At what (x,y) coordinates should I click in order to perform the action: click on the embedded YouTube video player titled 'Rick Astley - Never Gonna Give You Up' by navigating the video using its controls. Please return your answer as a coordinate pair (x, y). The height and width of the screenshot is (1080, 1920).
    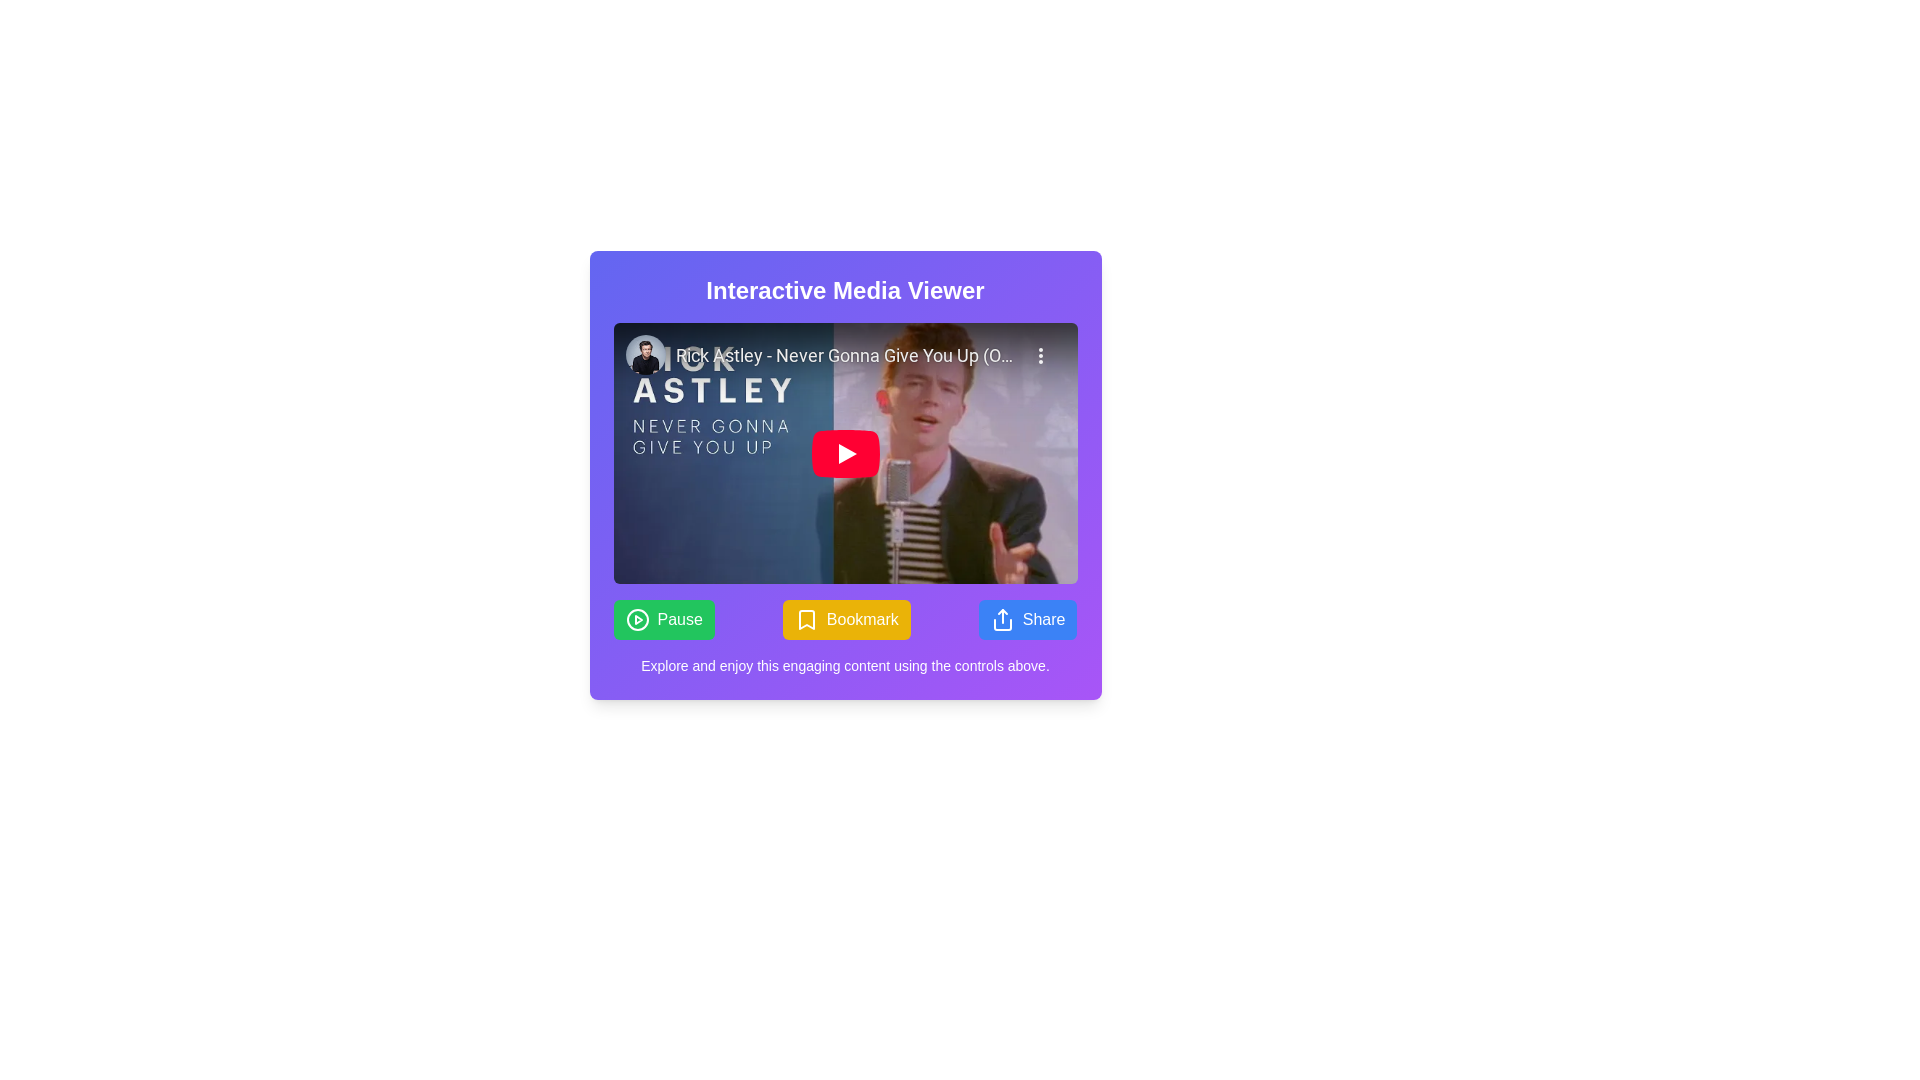
    Looking at the image, I should click on (845, 453).